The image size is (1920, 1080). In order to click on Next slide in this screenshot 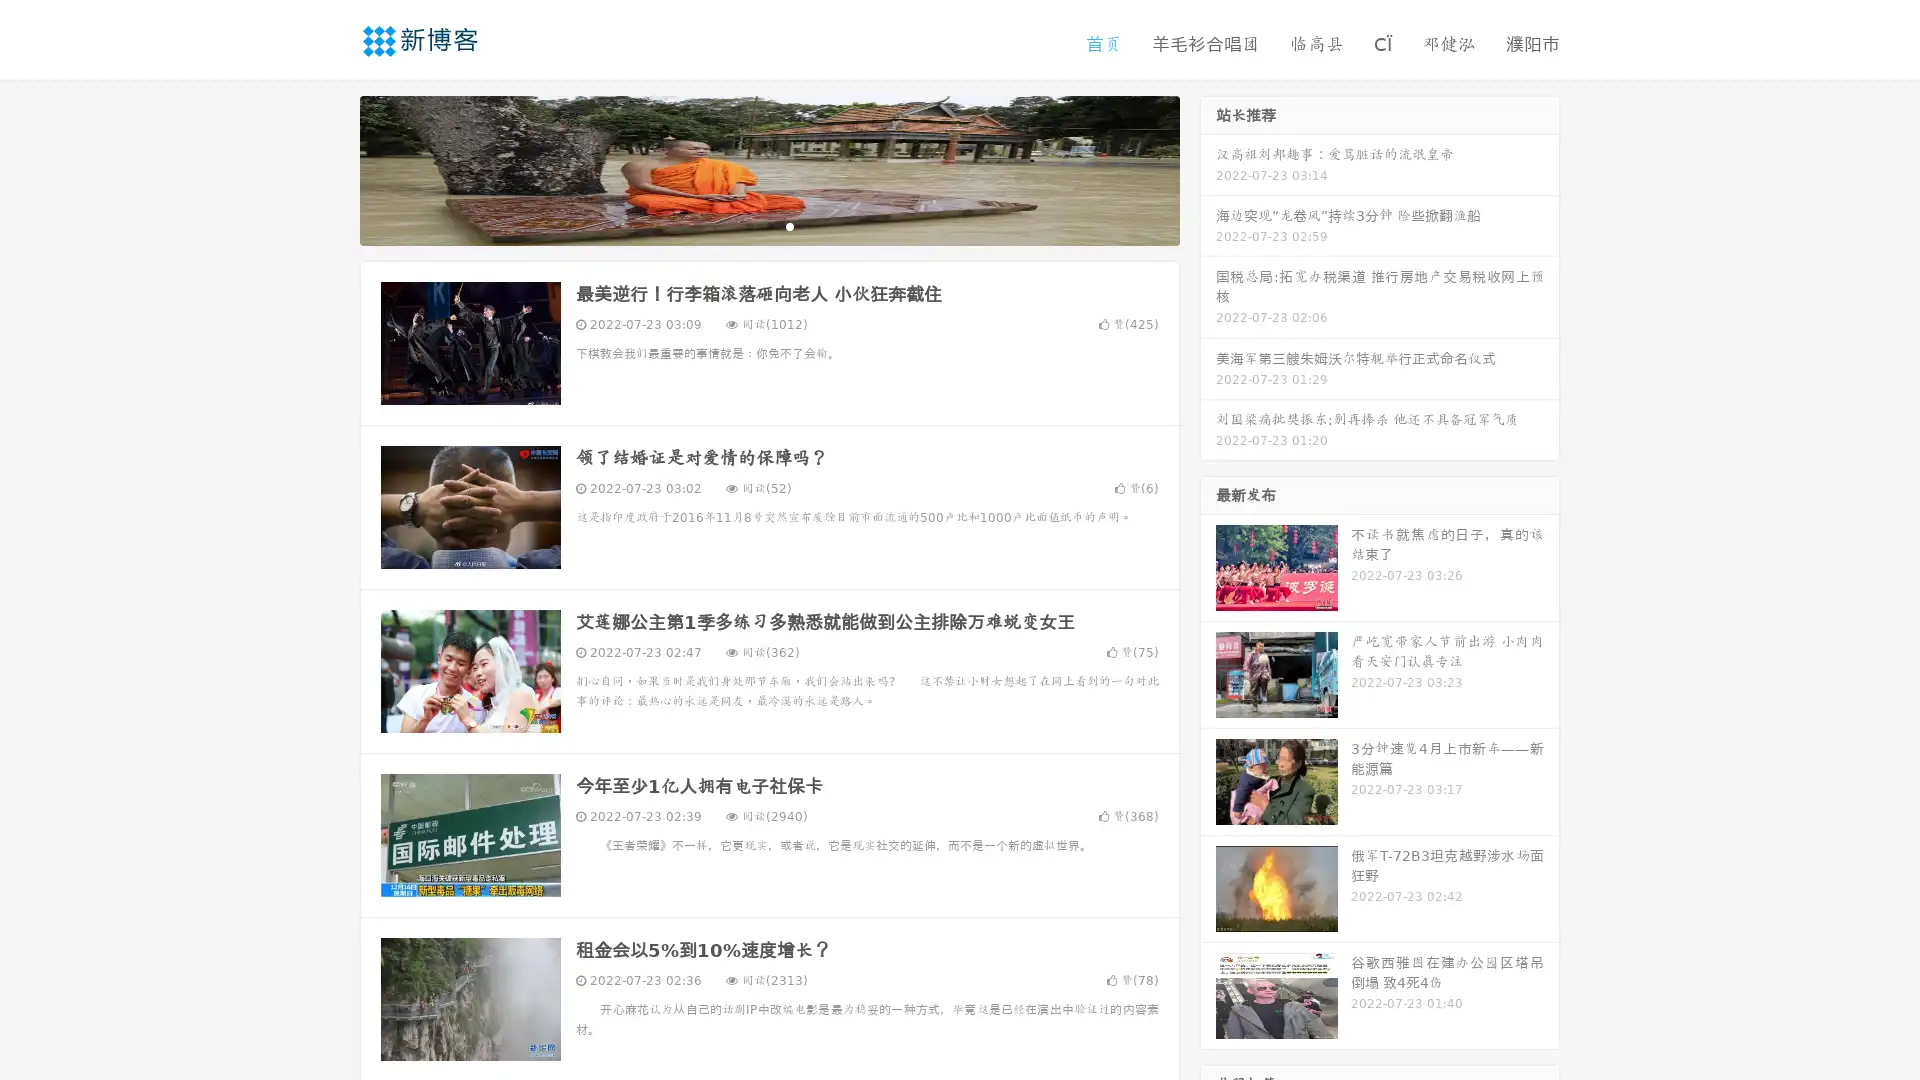, I will do `click(1208, 168)`.